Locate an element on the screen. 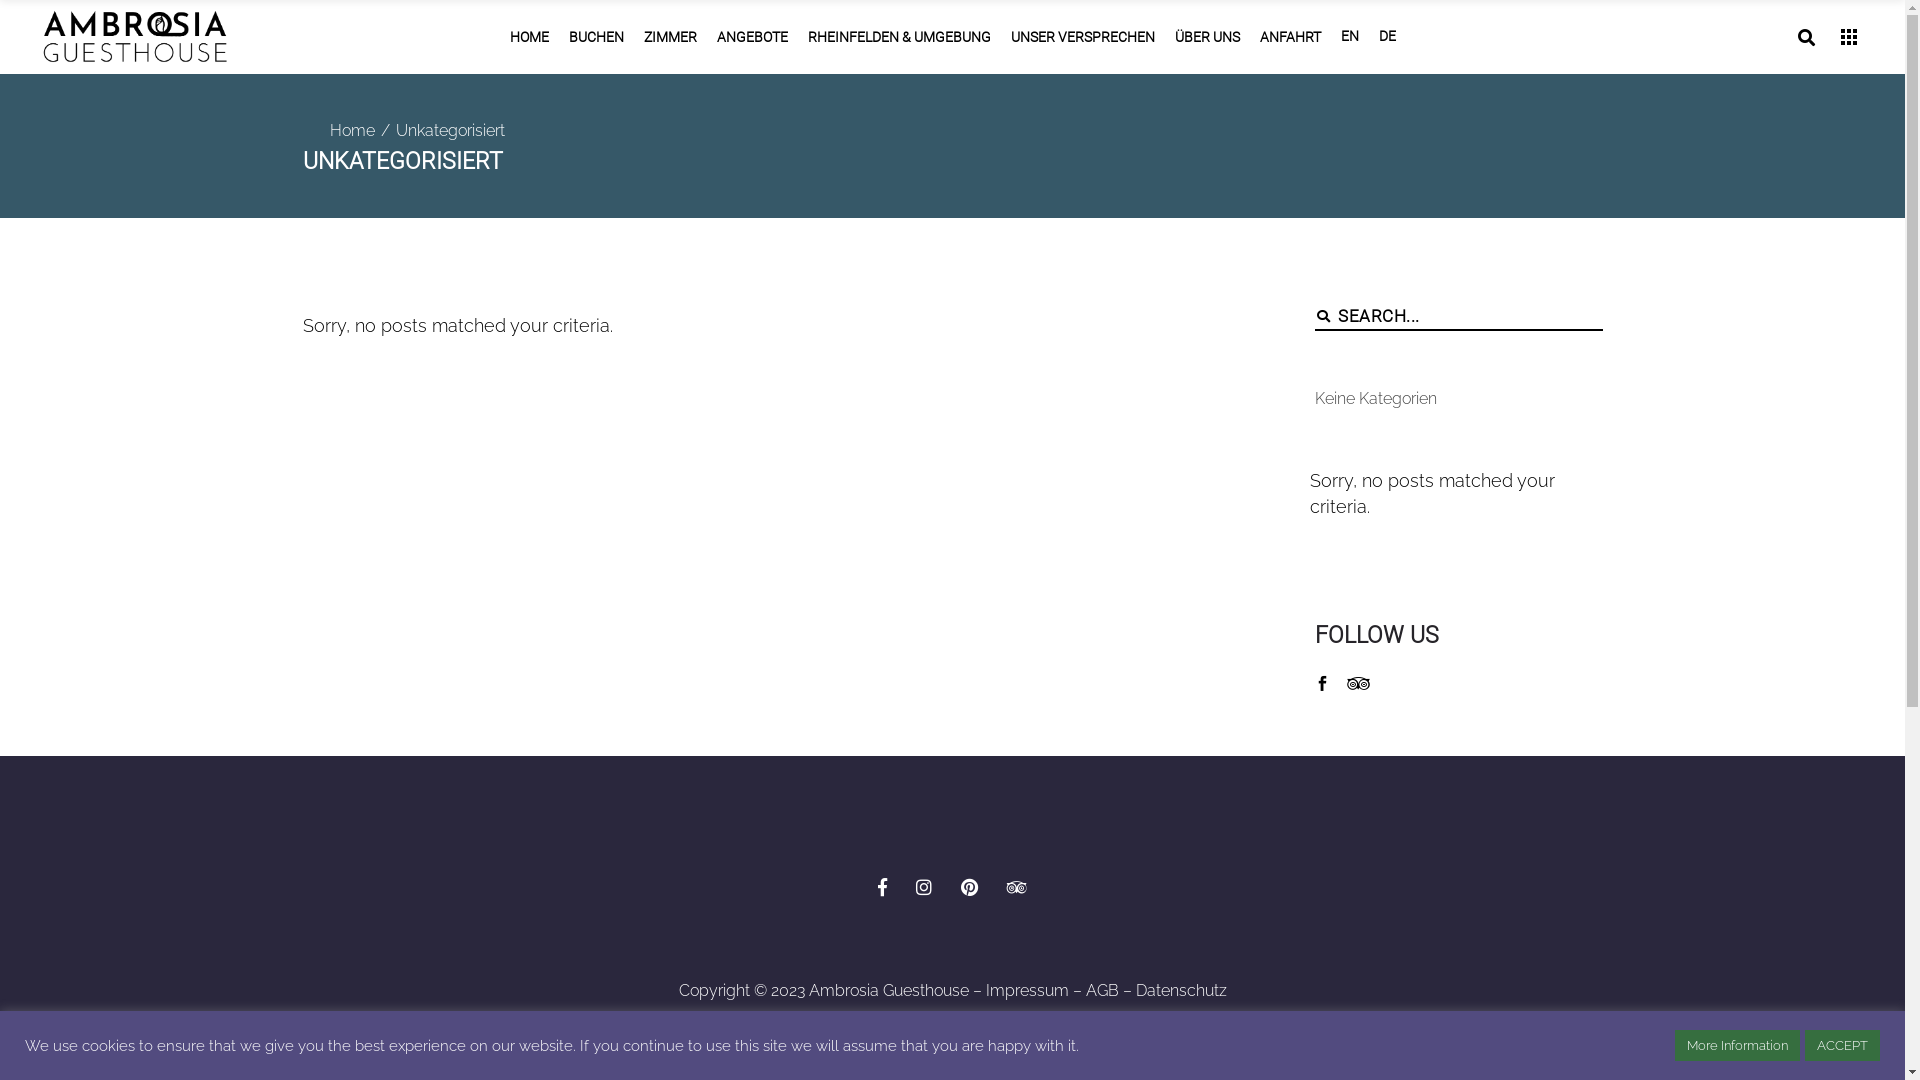 This screenshot has height=1080, width=1920. 'BUCHEN' is located at coordinates (557, 37).